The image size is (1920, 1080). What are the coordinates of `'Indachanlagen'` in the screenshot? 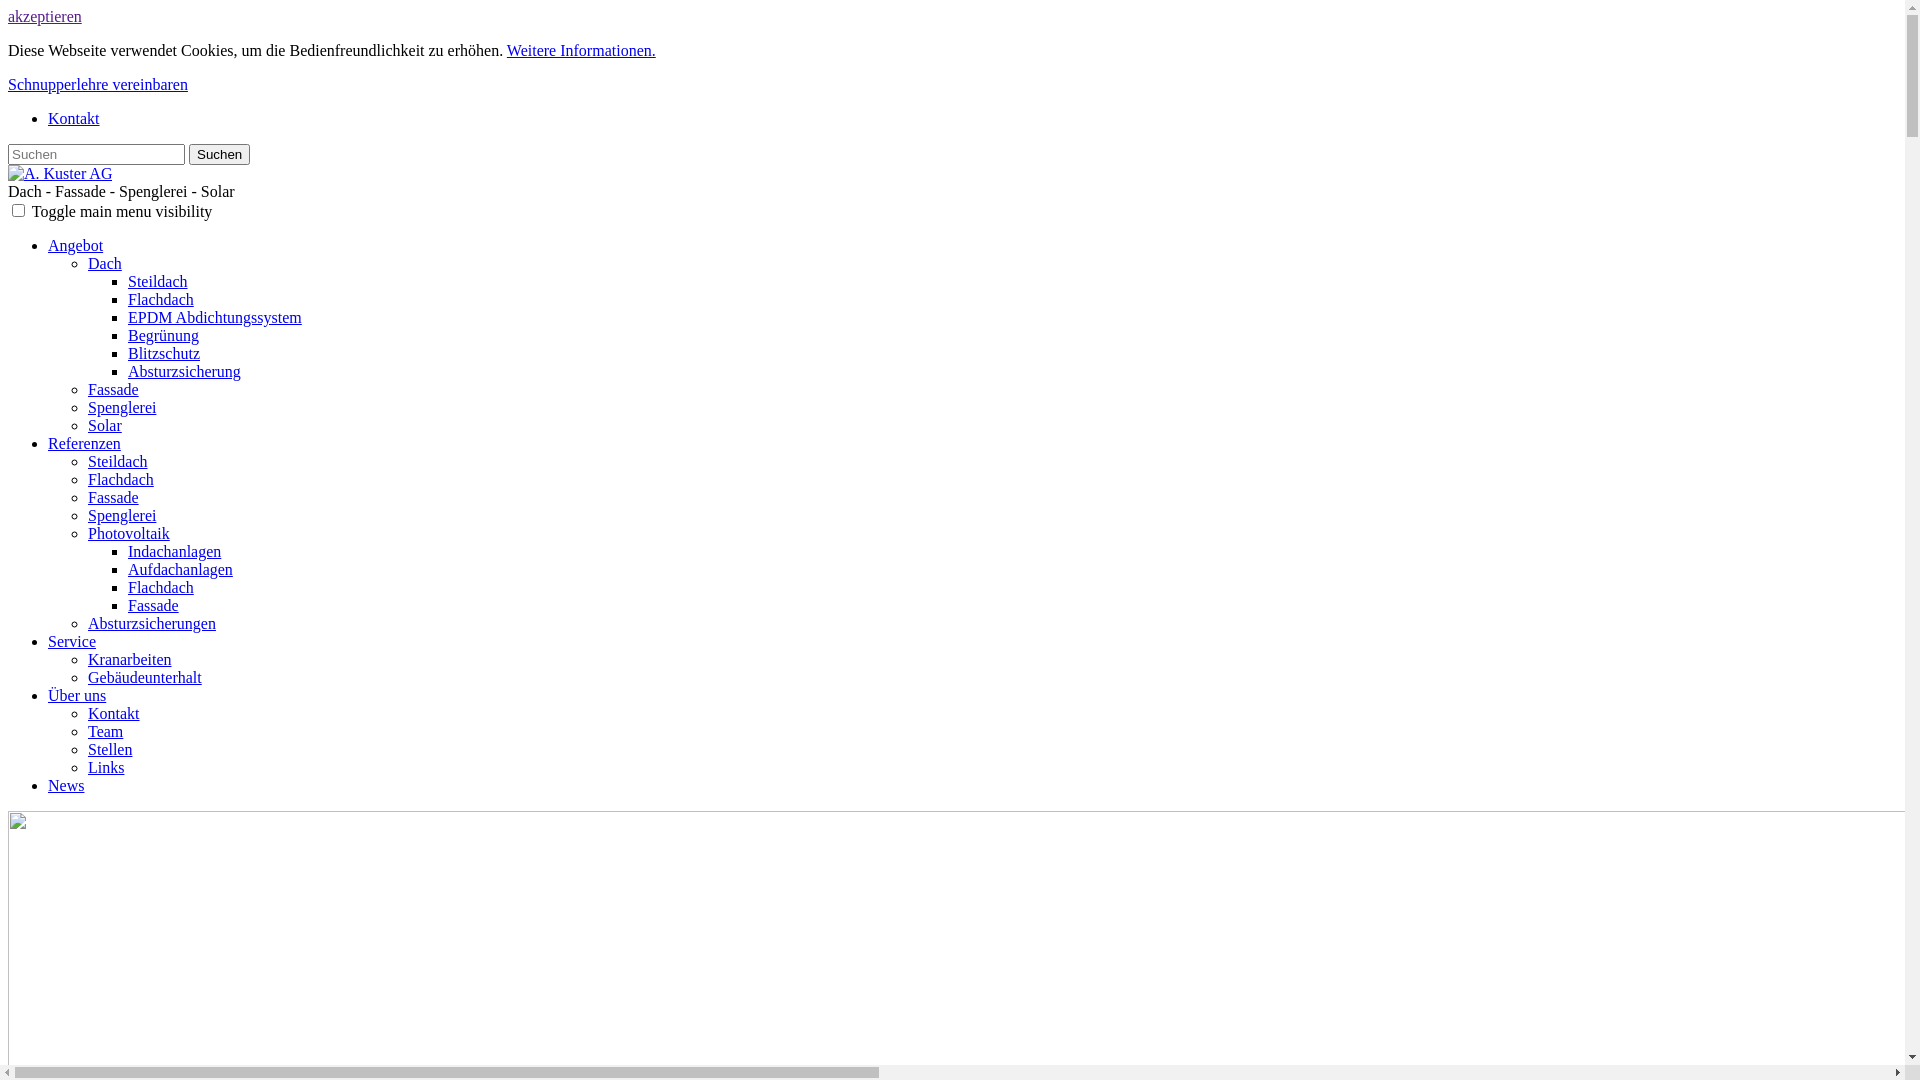 It's located at (127, 551).